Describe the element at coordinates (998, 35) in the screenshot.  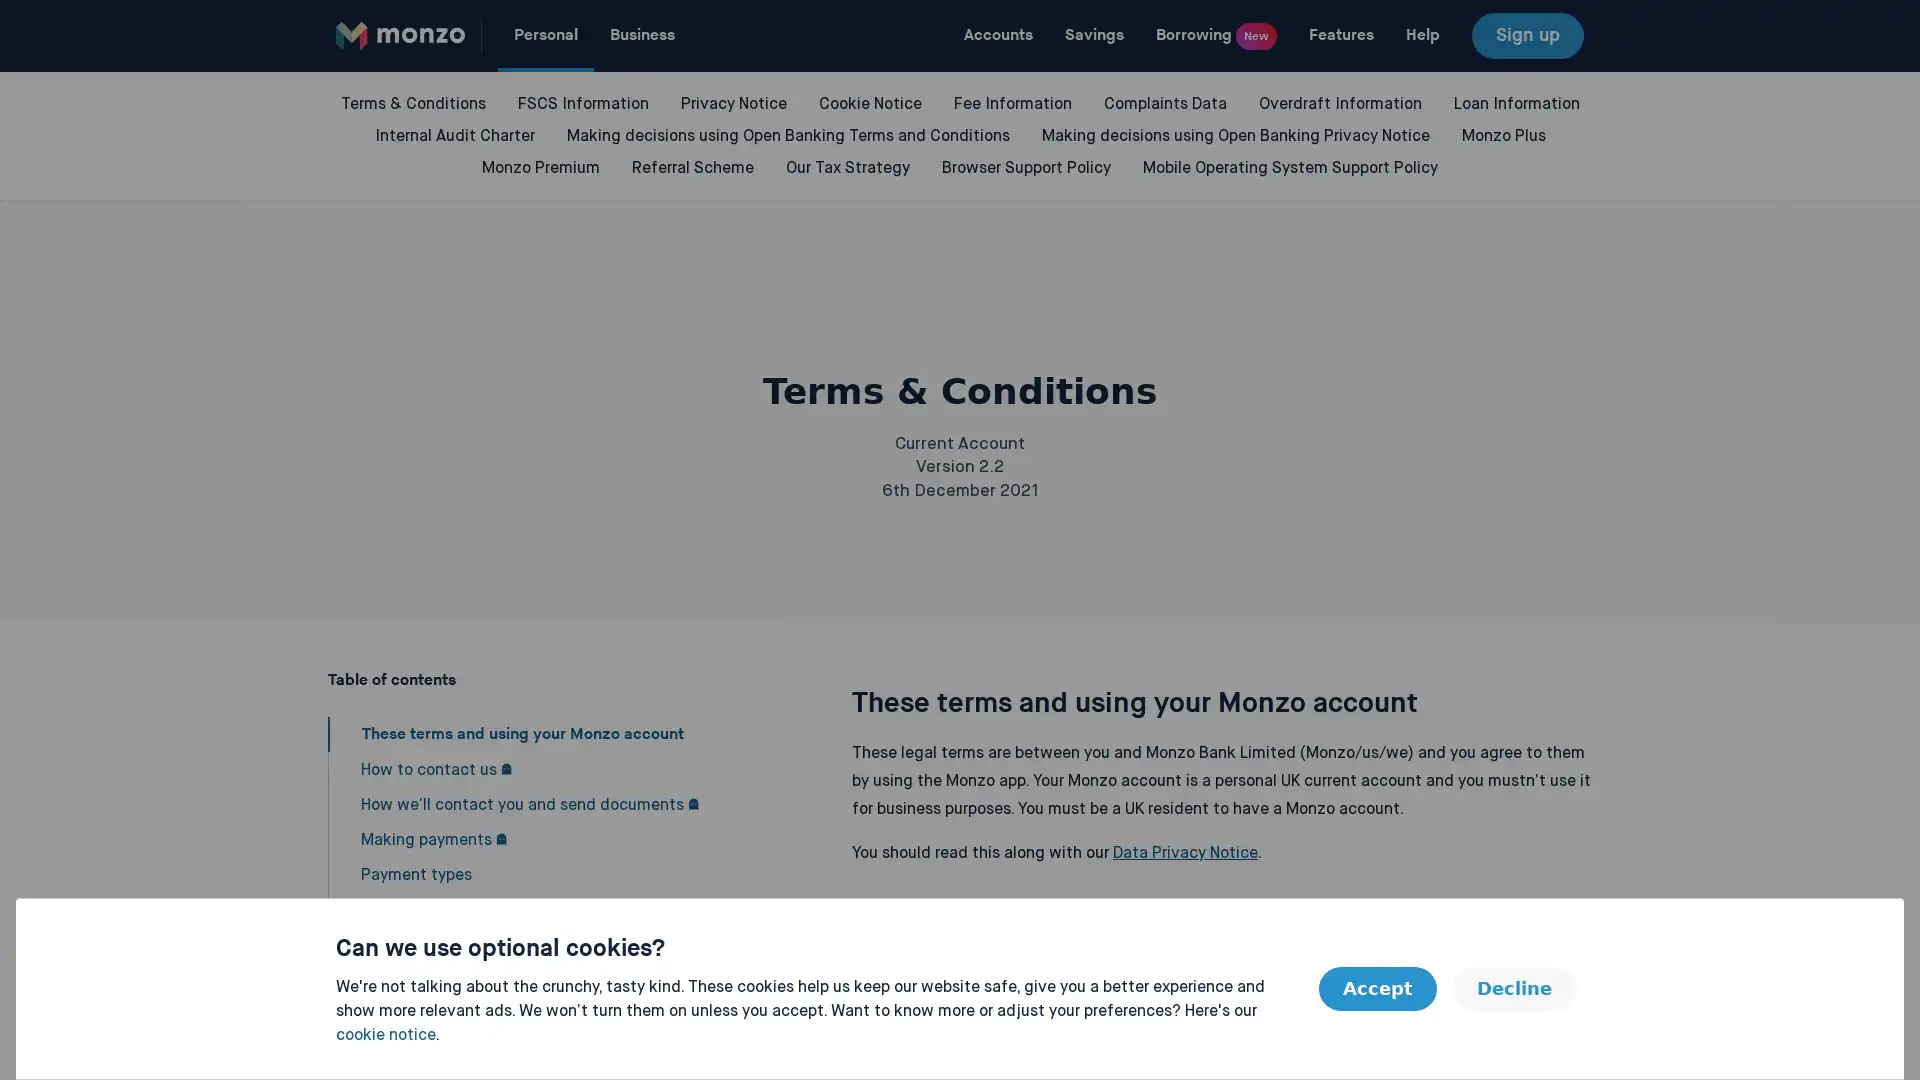
I see `Accounts` at that location.